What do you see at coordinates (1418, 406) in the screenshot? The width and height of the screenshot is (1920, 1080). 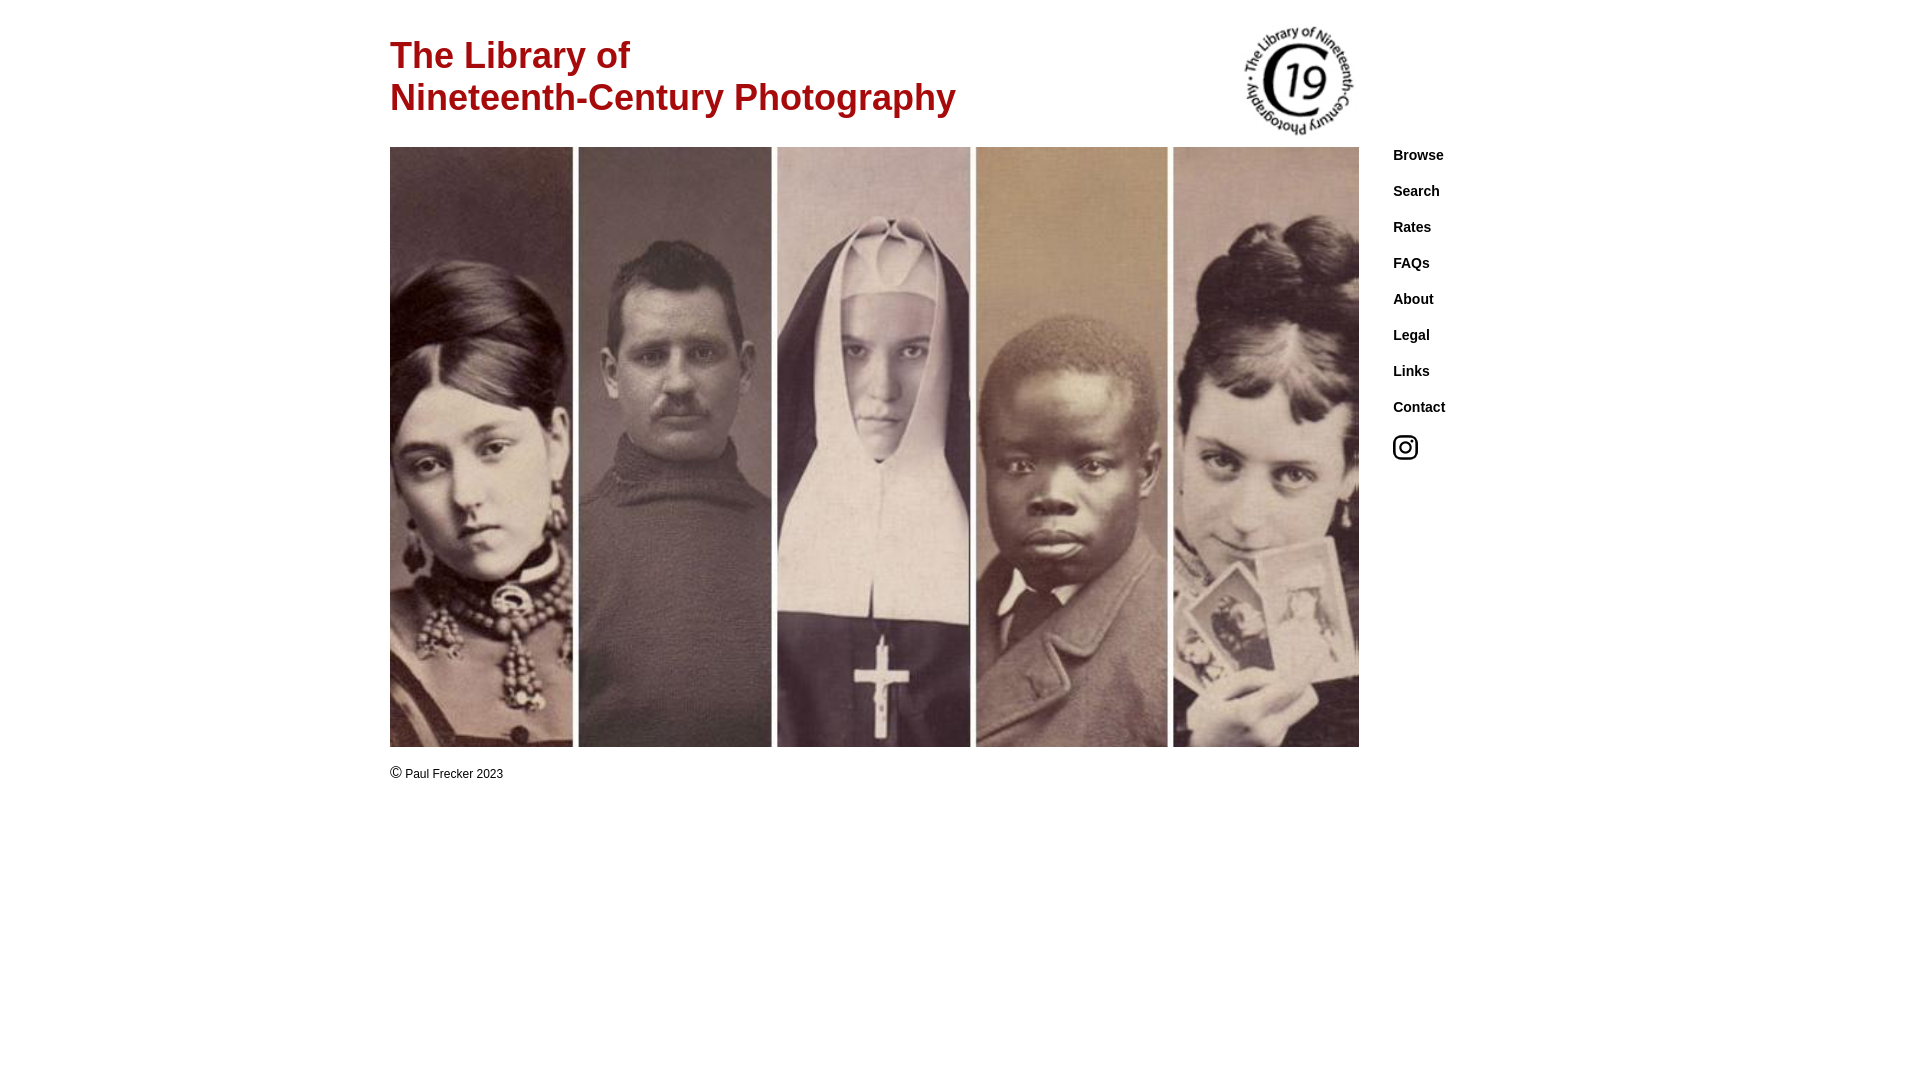 I see `'Contact'` at bounding box center [1418, 406].